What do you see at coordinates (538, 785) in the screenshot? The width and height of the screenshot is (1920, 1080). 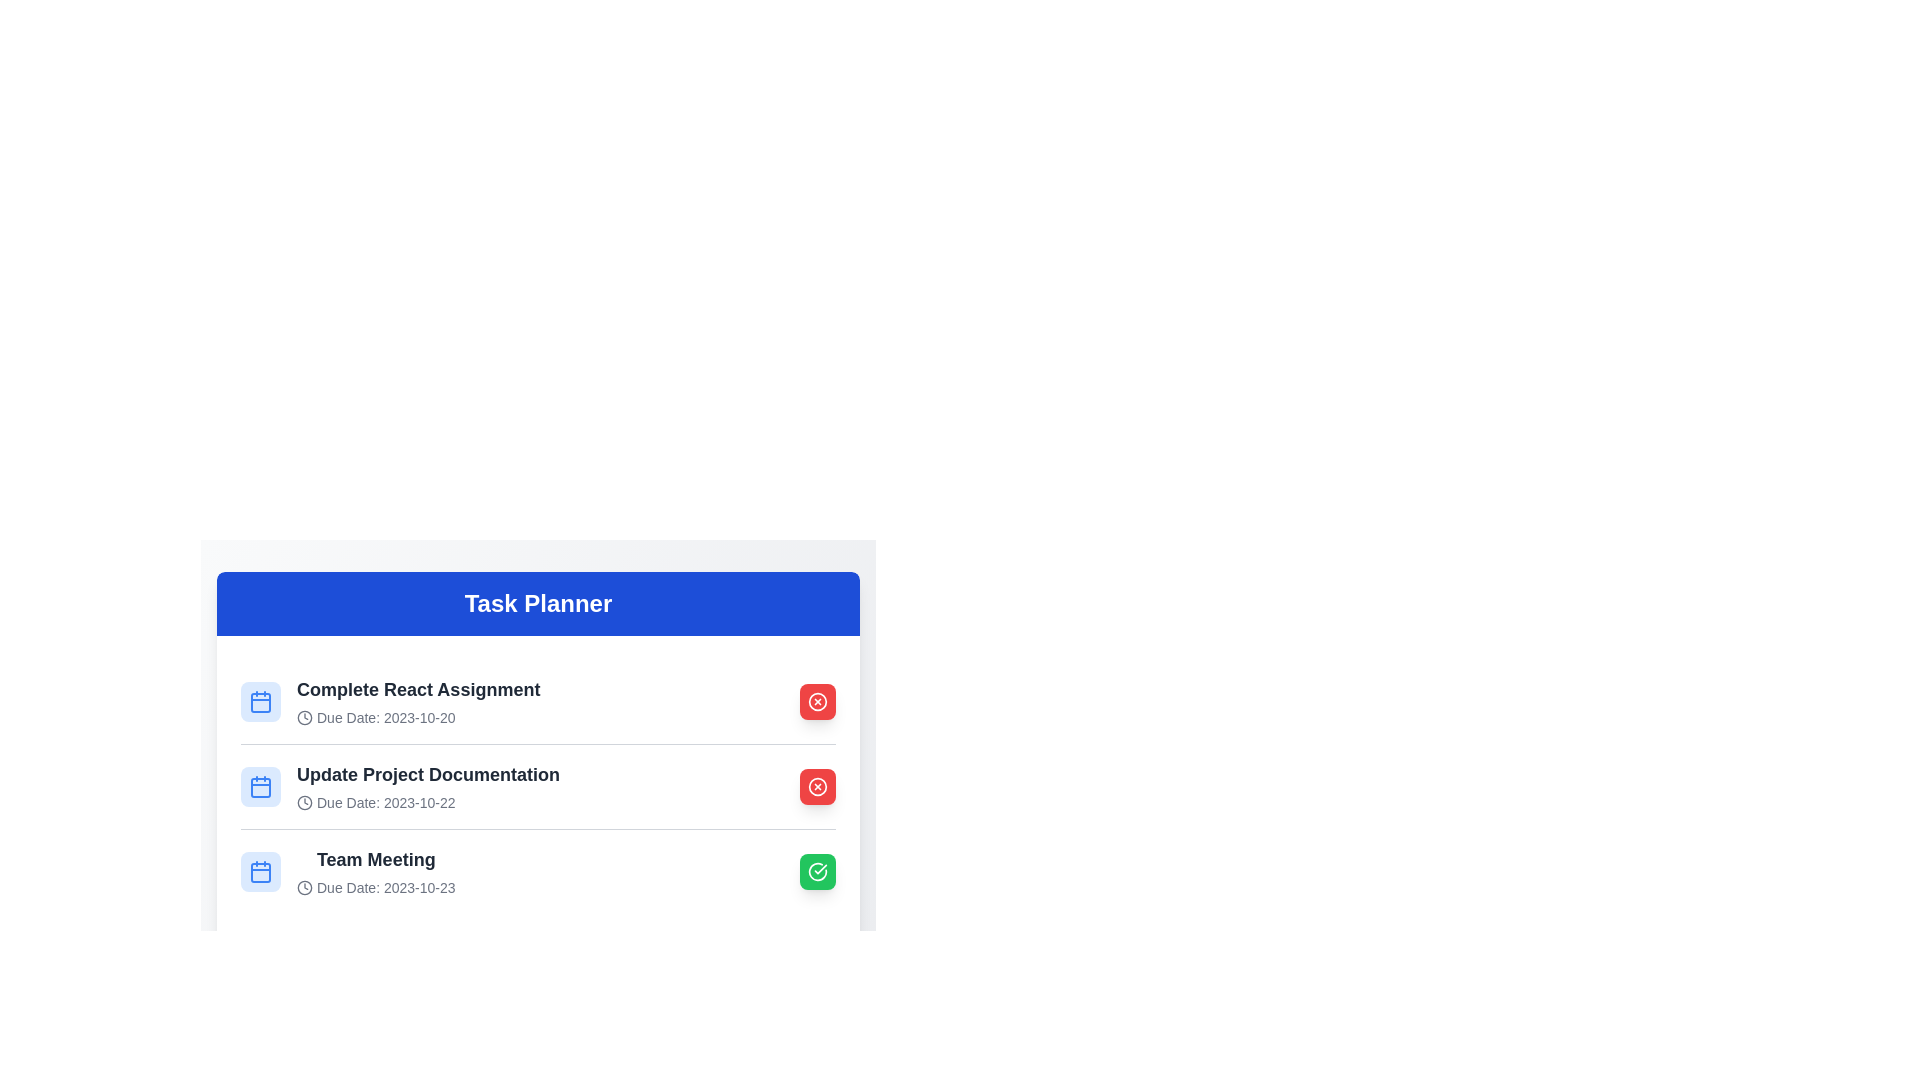 I see `keyboard navigation` at bounding box center [538, 785].